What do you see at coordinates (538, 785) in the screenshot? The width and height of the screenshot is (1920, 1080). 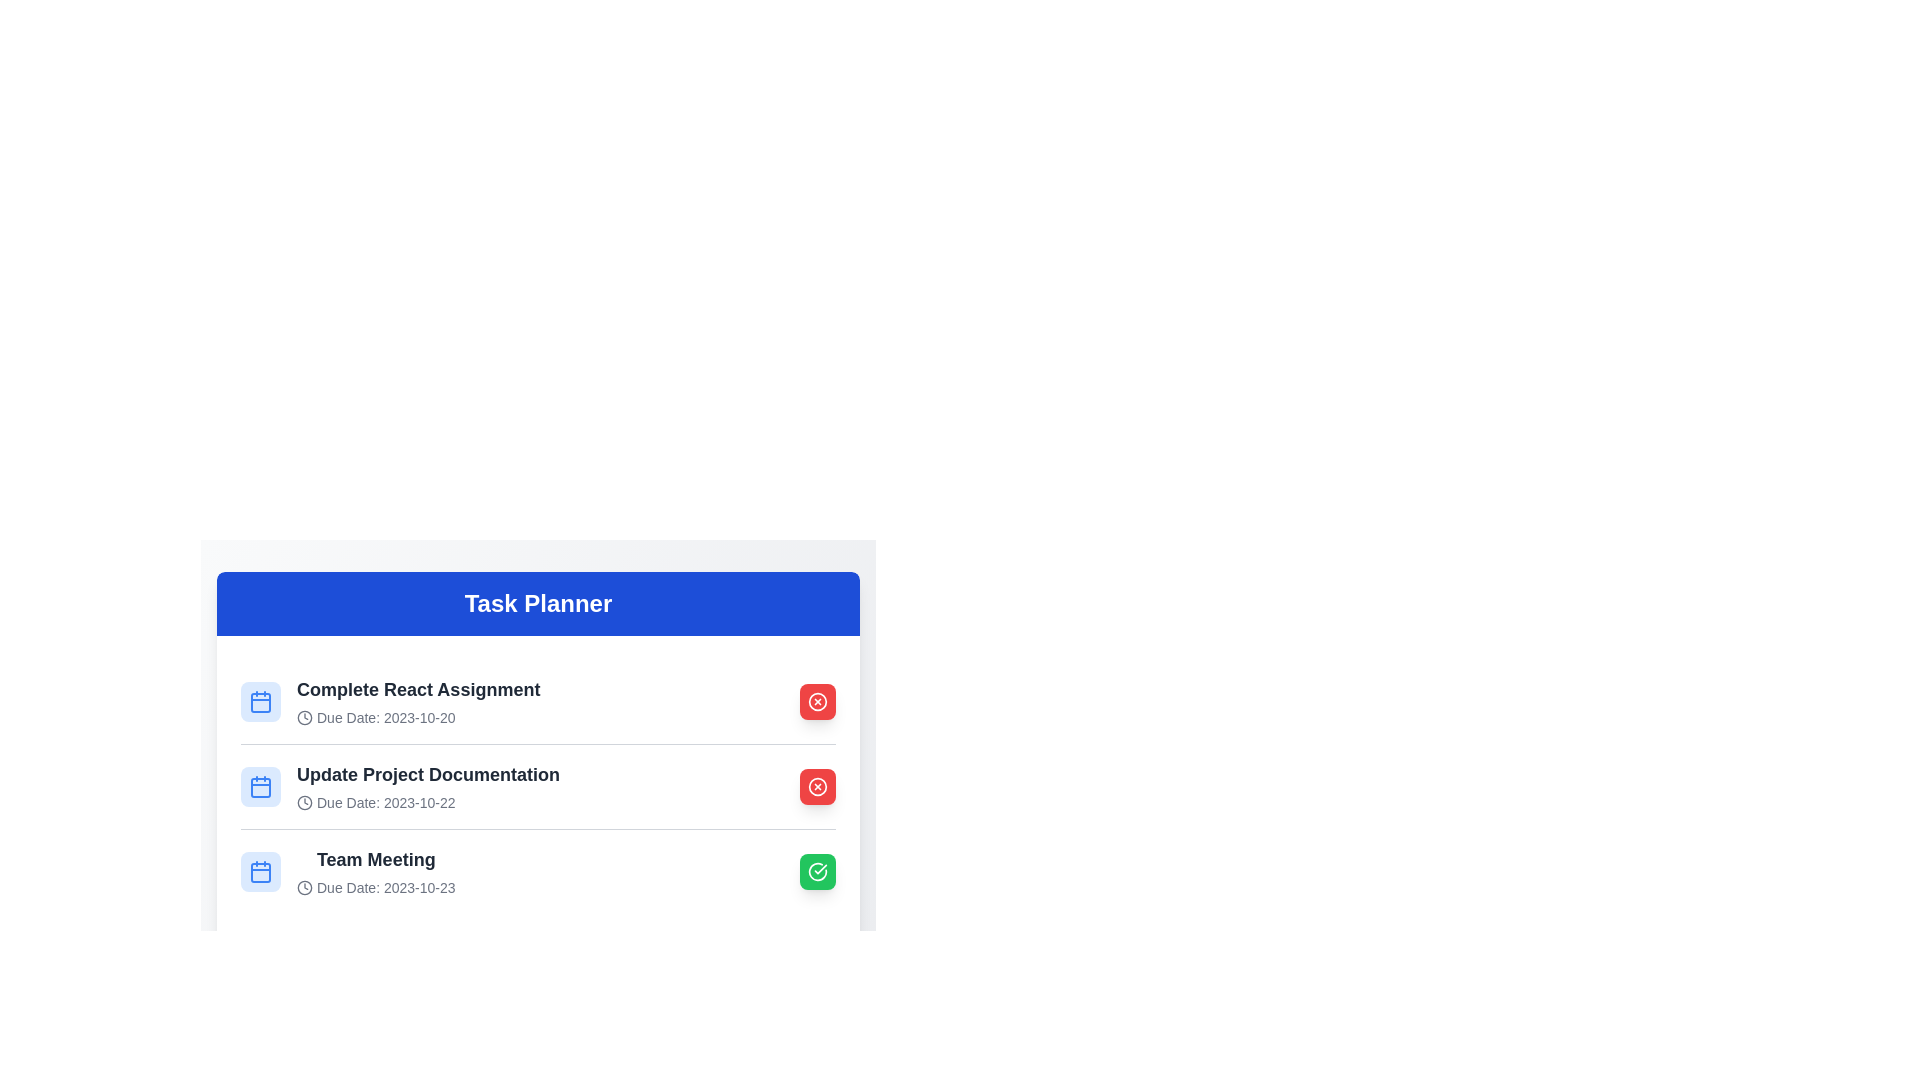 I see `keyboard navigation` at bounding box center [538, 785].